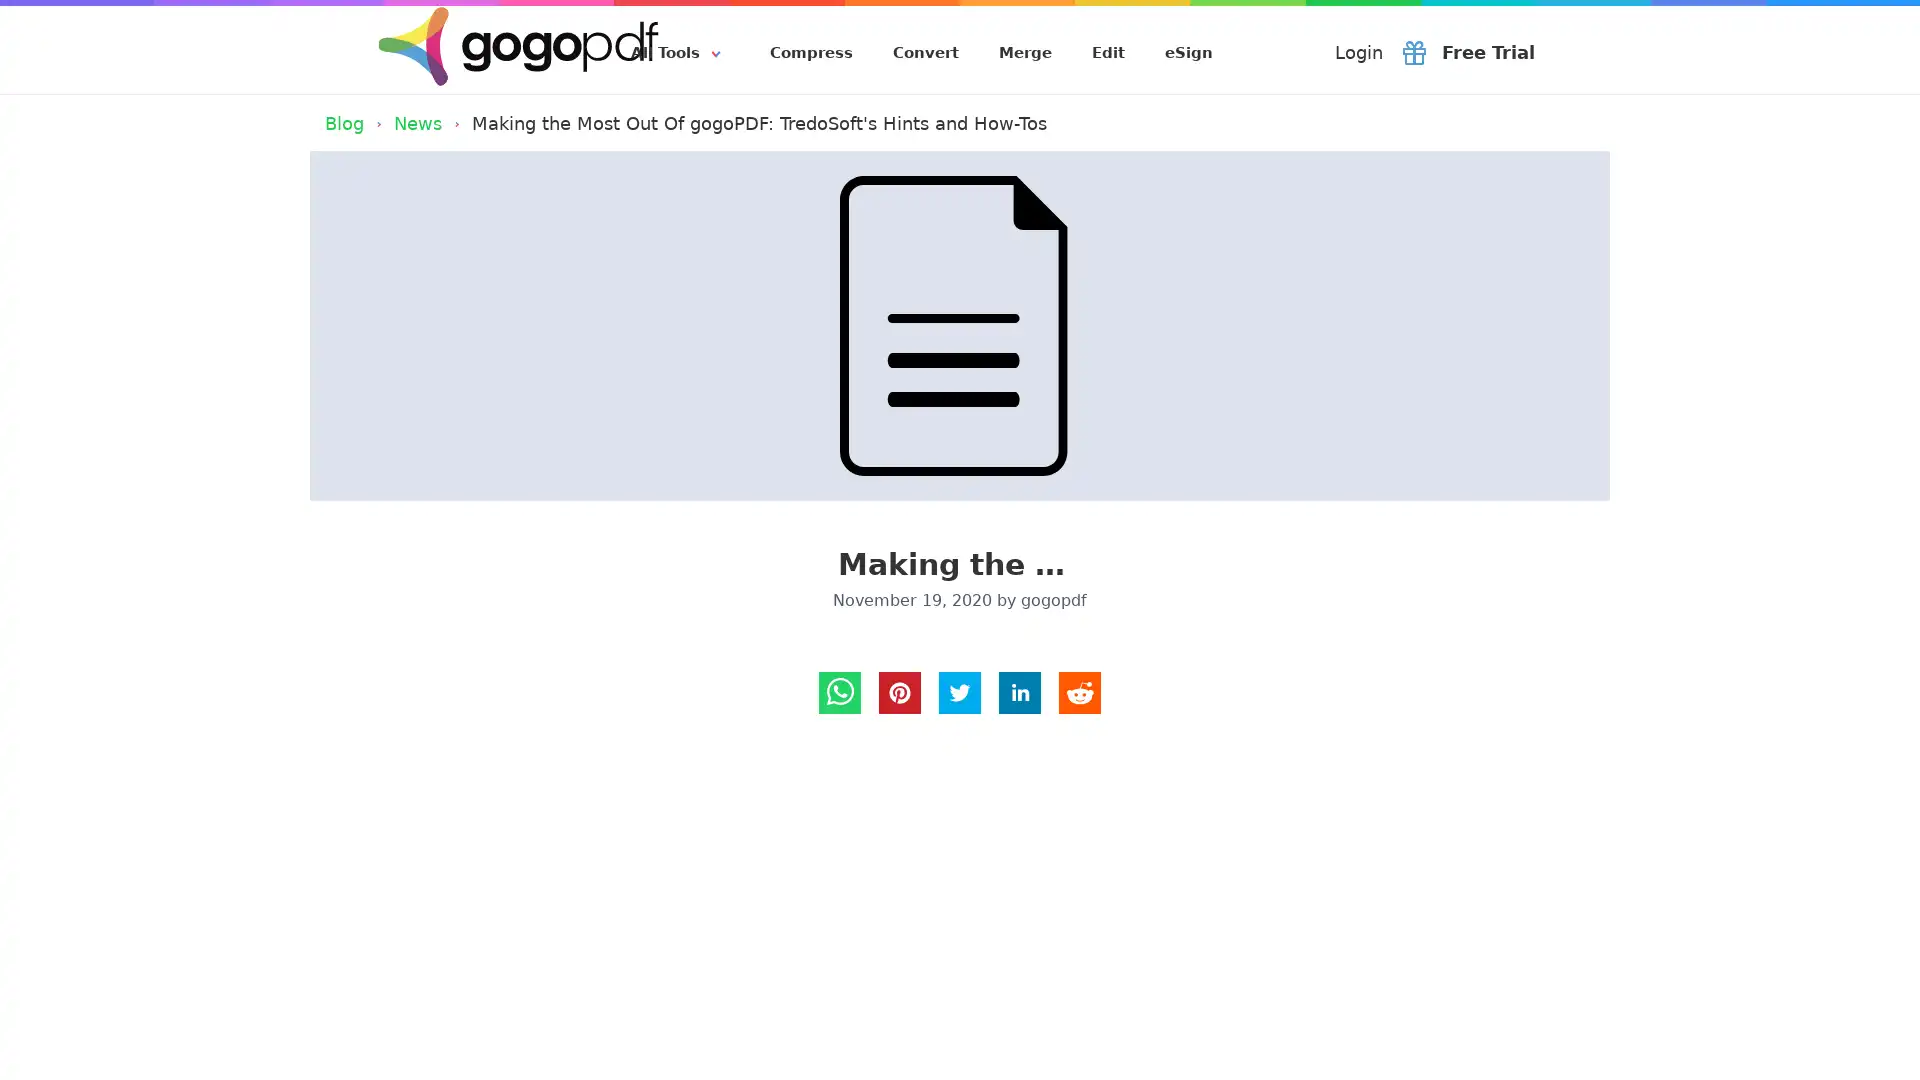 The width and height of the screenshot is (1920, 1080). I want to click on pinterest, so click(899, 692).